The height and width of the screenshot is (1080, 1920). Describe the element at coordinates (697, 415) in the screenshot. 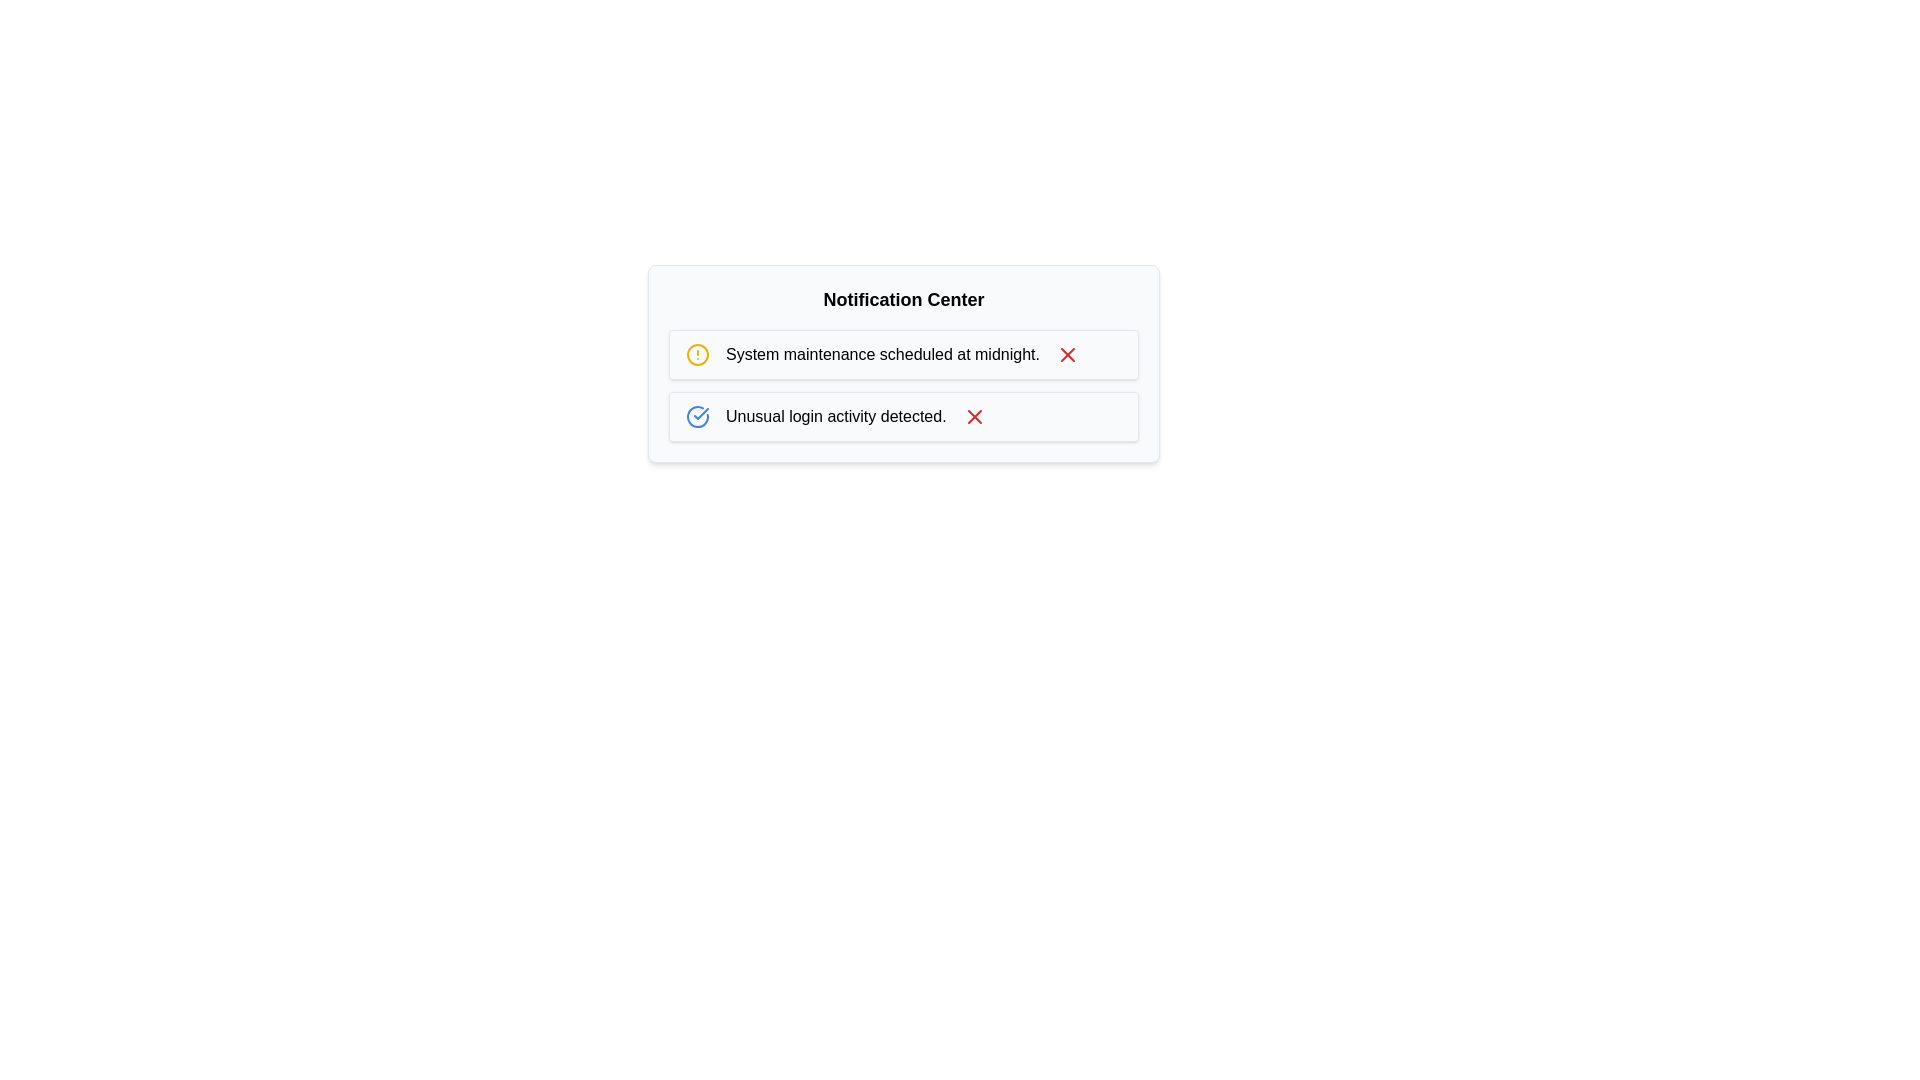

I see `the state of the blue circular icon with a checkmark indicating confirmation, located to the far left of the row containing 'Unusual login activity detected.'` at that location.